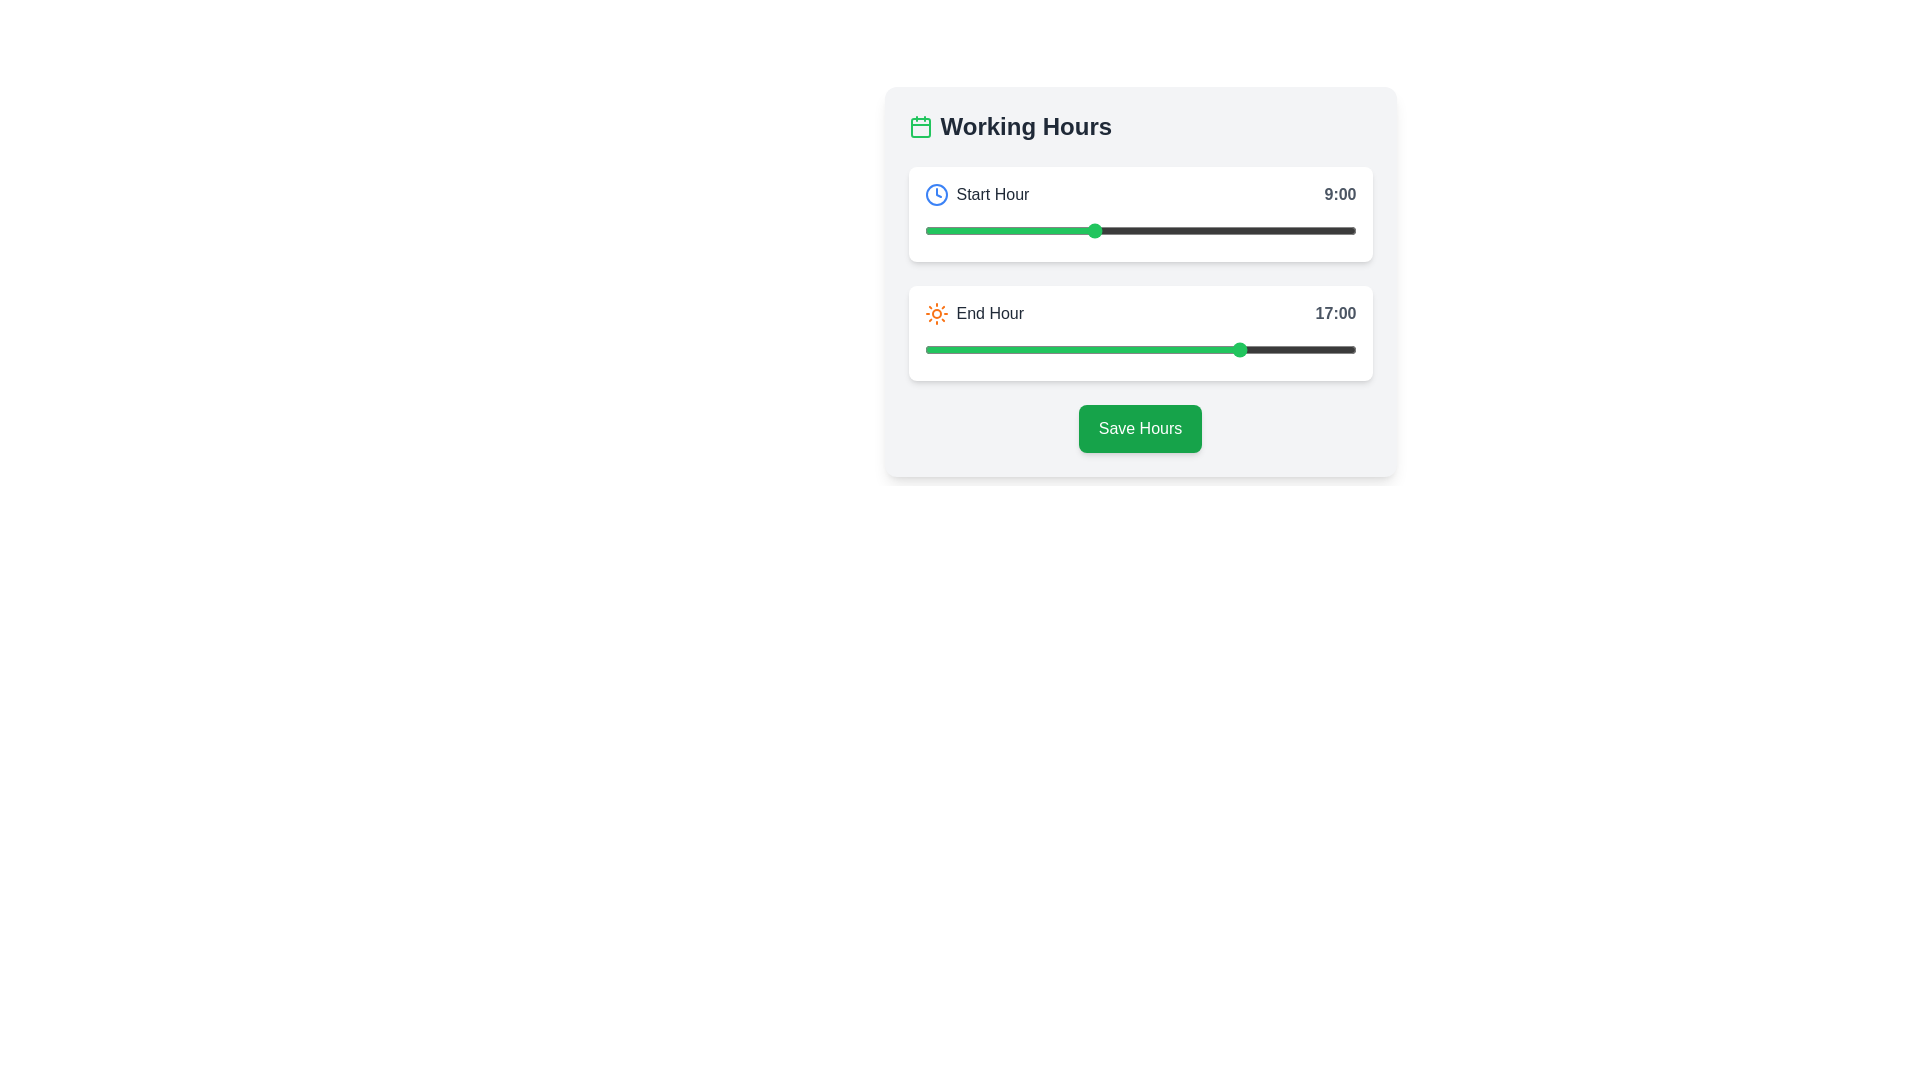 The width and height of the screenshot is (1920, 1080). Describe the element at coordinates (962, 230) in the screenshot. I see `the start hour` at that location.